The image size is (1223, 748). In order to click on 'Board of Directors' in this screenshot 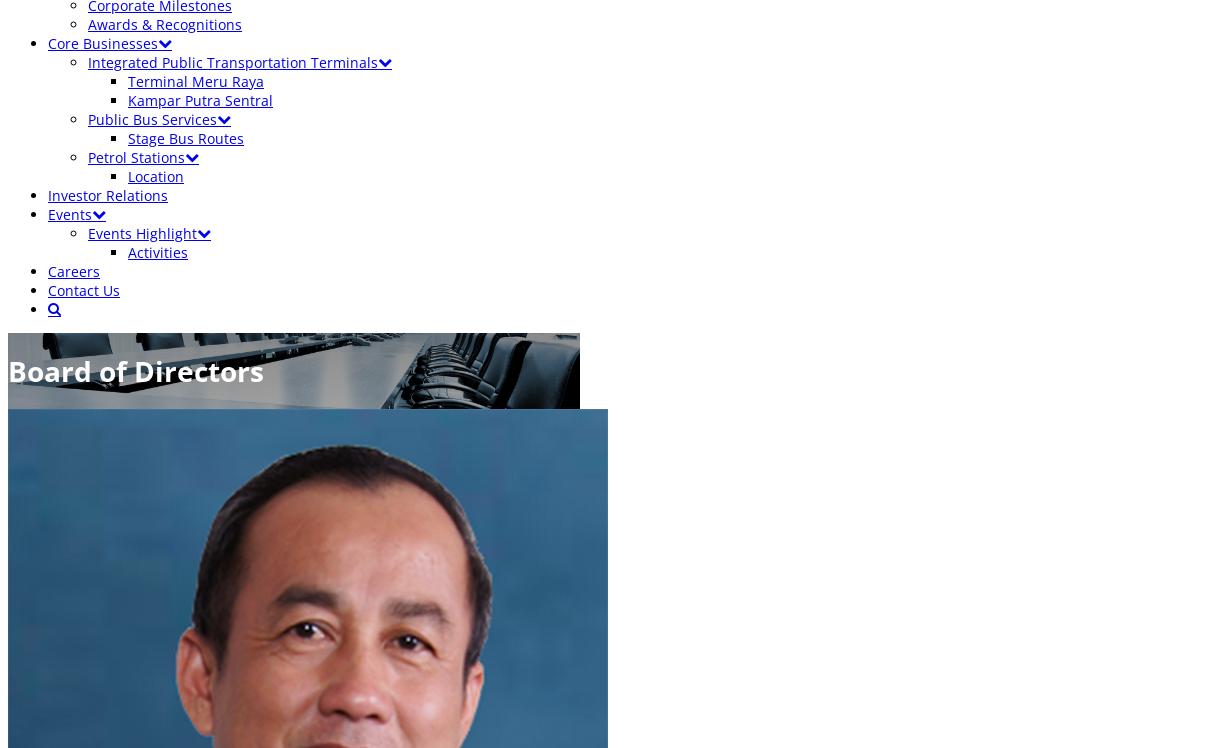, I will do `click(7, 369)`.